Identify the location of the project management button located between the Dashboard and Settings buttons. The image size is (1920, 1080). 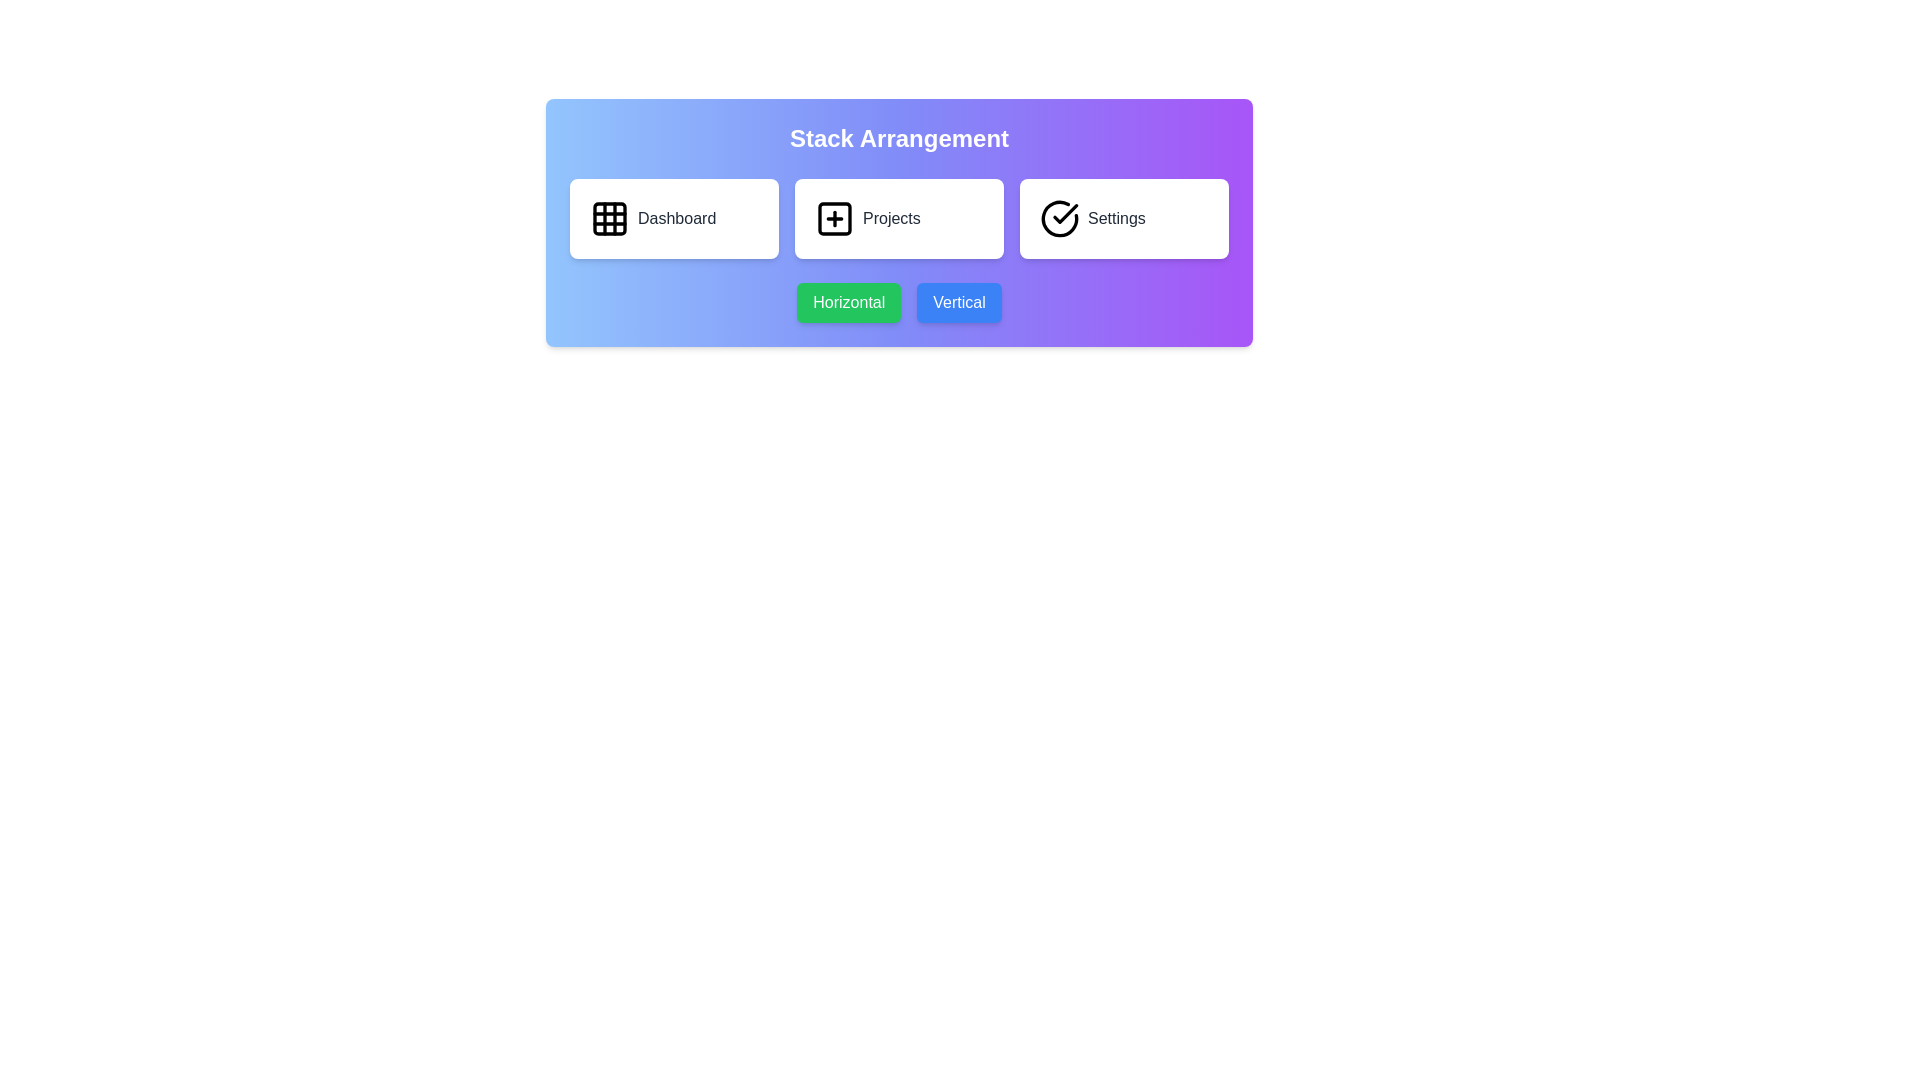
(898, 219).